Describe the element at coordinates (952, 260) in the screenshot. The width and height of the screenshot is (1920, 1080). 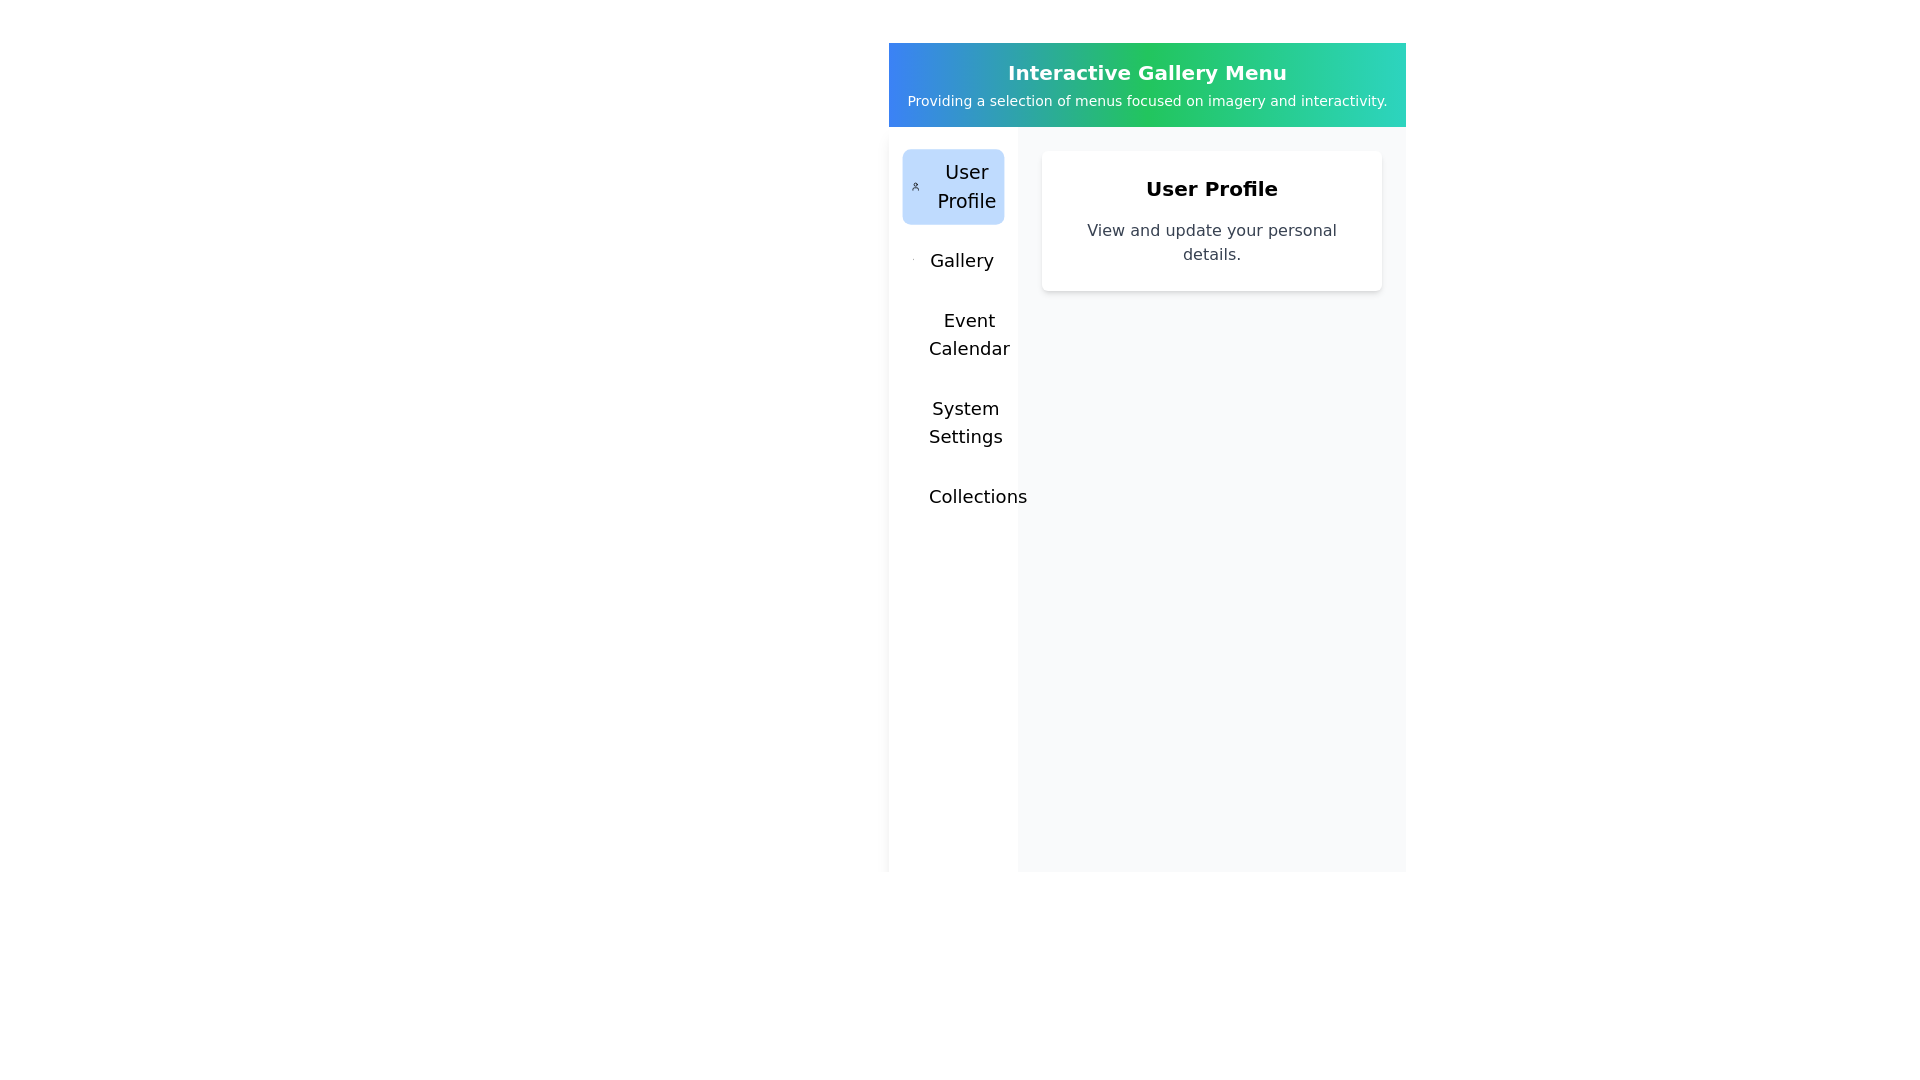
I see `the menu tab Gallery by clicking on it` at that location.